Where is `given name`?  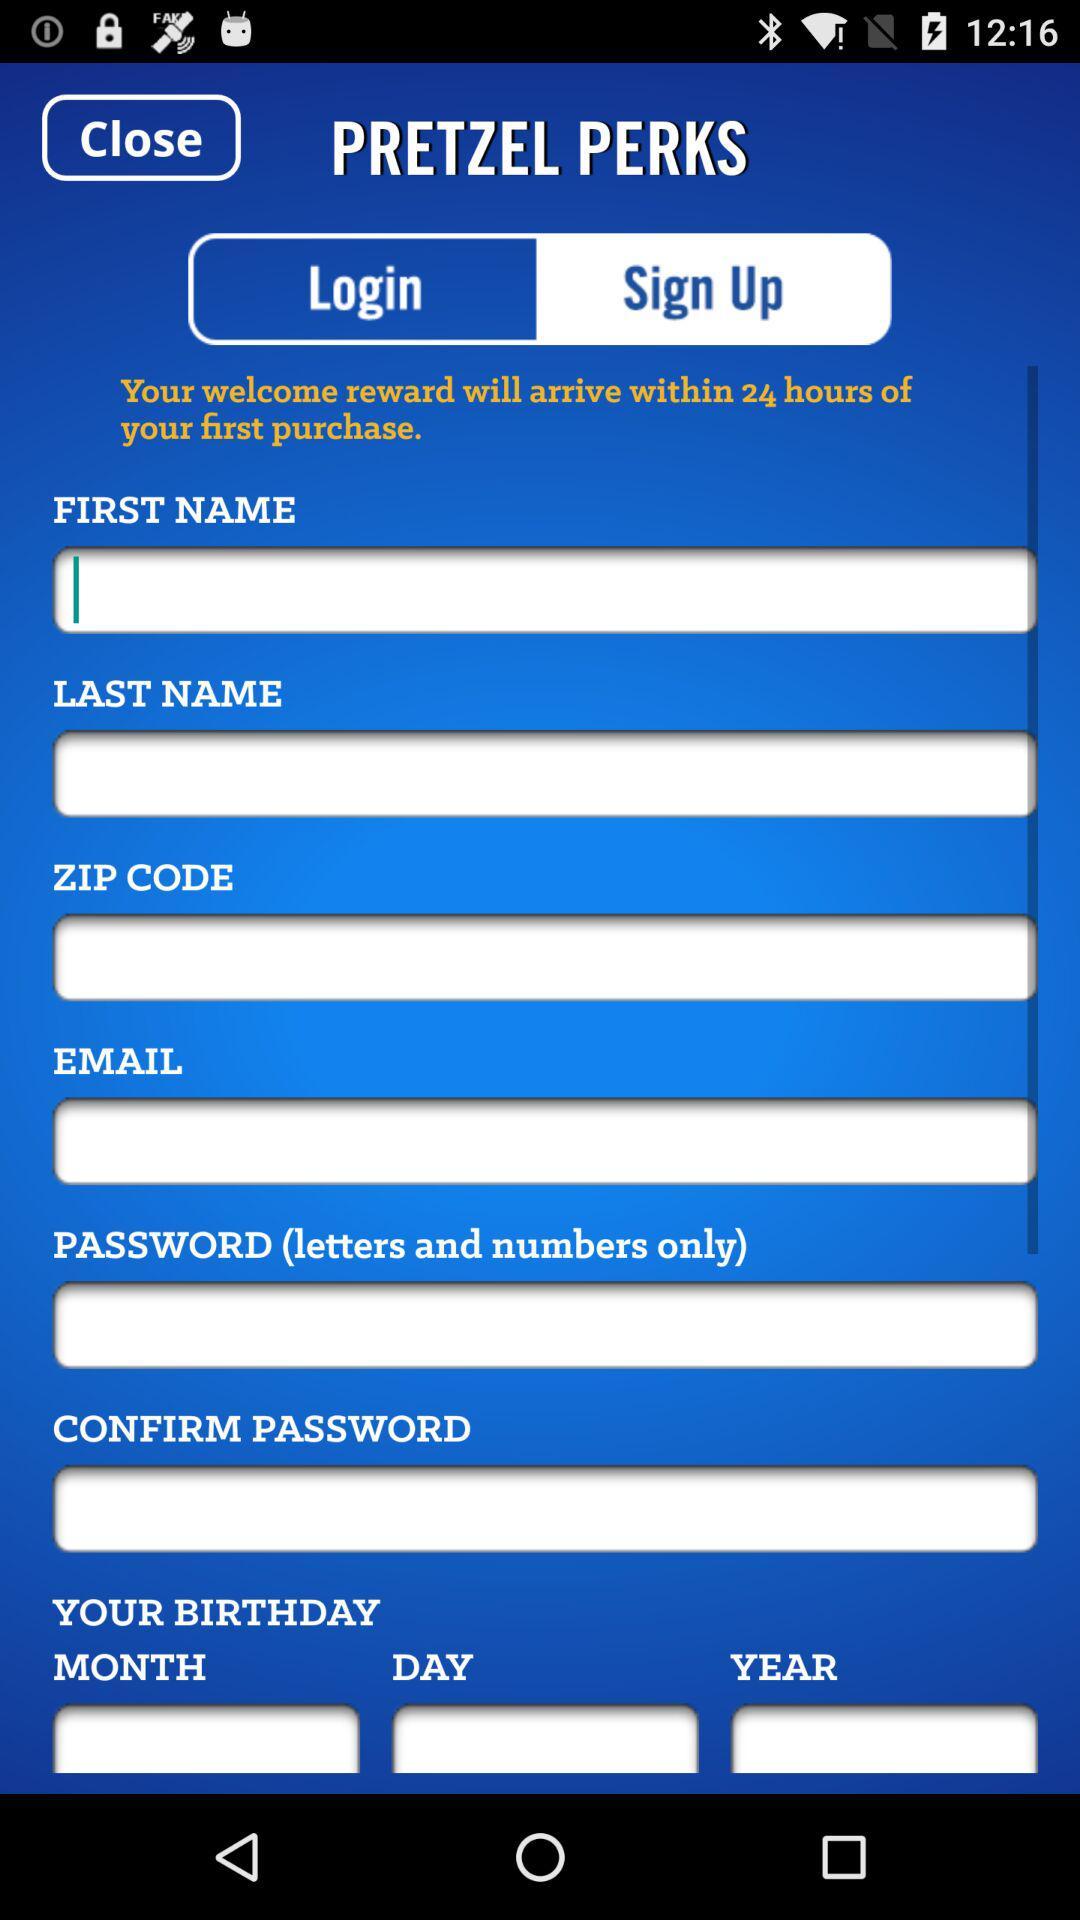 given name is located at coordinates (545, 588).